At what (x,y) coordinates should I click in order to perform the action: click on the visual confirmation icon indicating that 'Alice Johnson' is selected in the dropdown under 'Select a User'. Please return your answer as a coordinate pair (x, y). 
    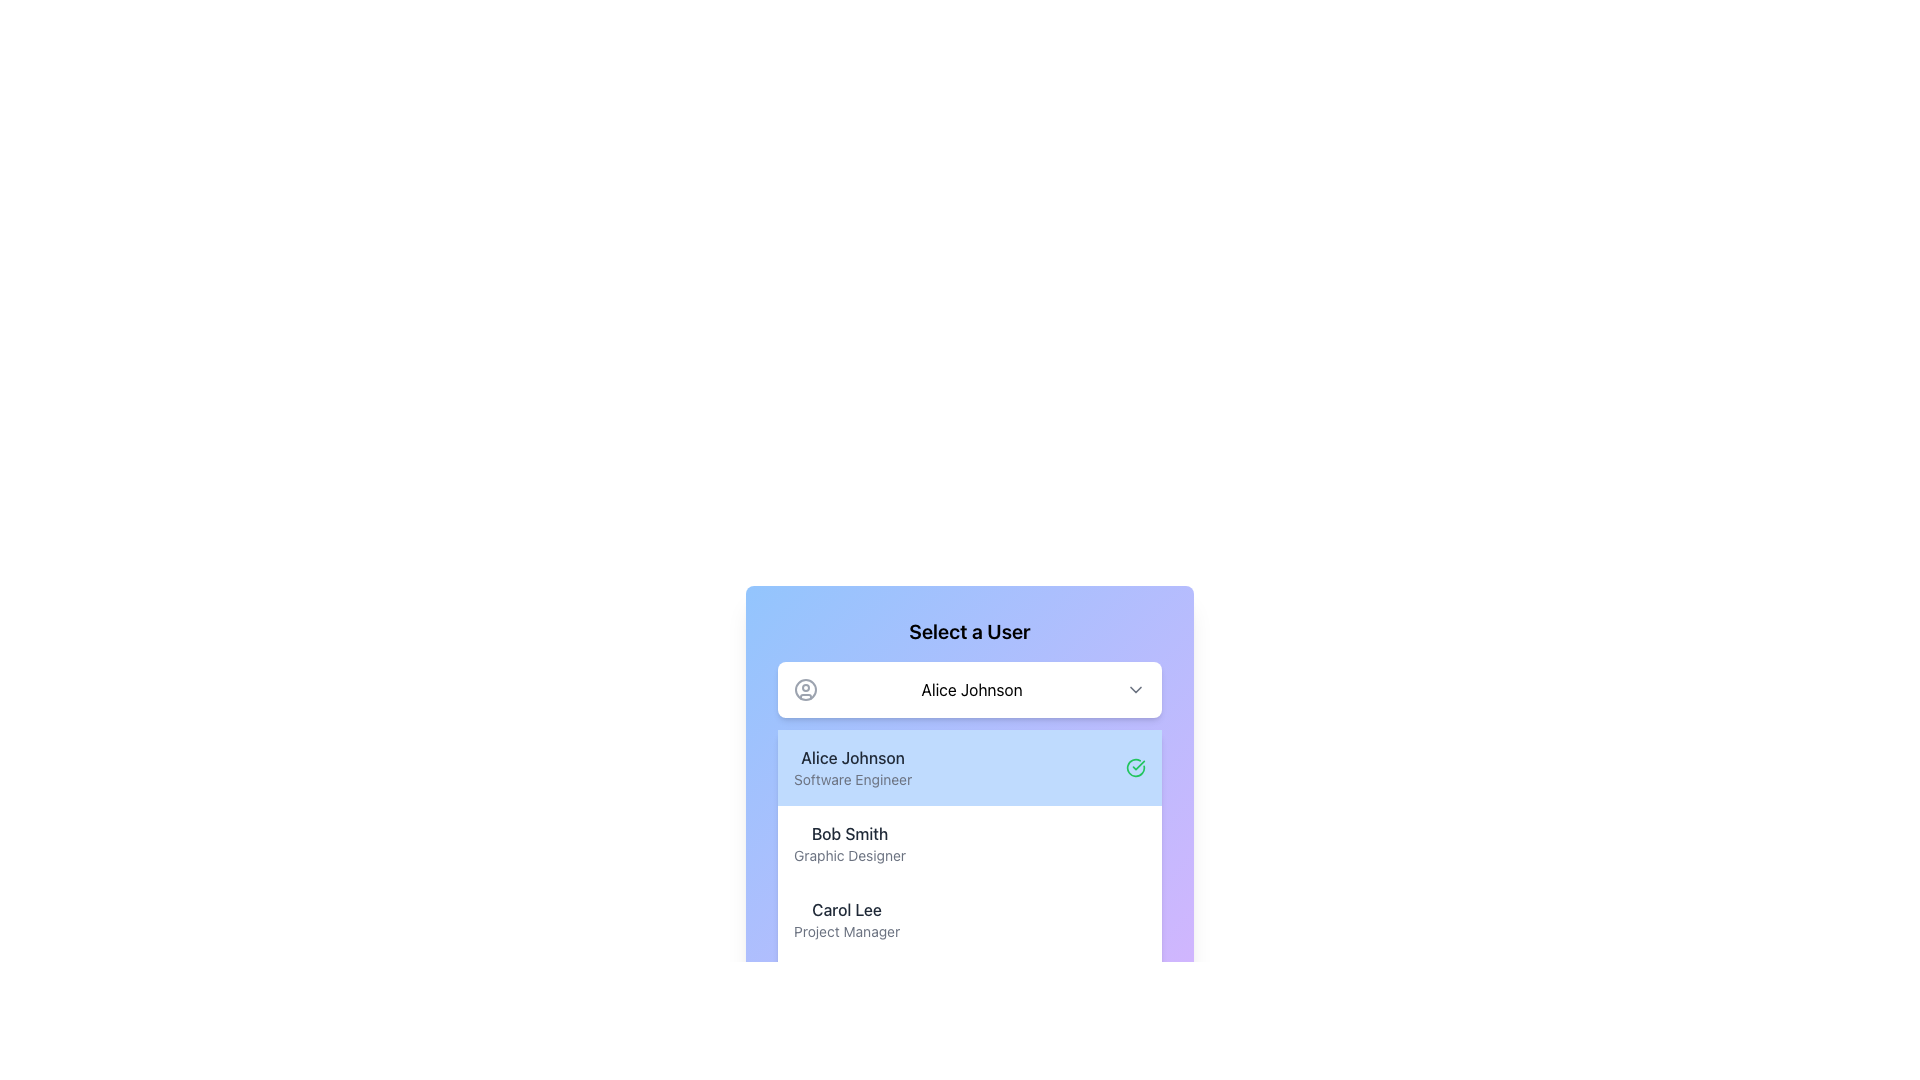
    Looking at the image, I should click on (1136, 766).